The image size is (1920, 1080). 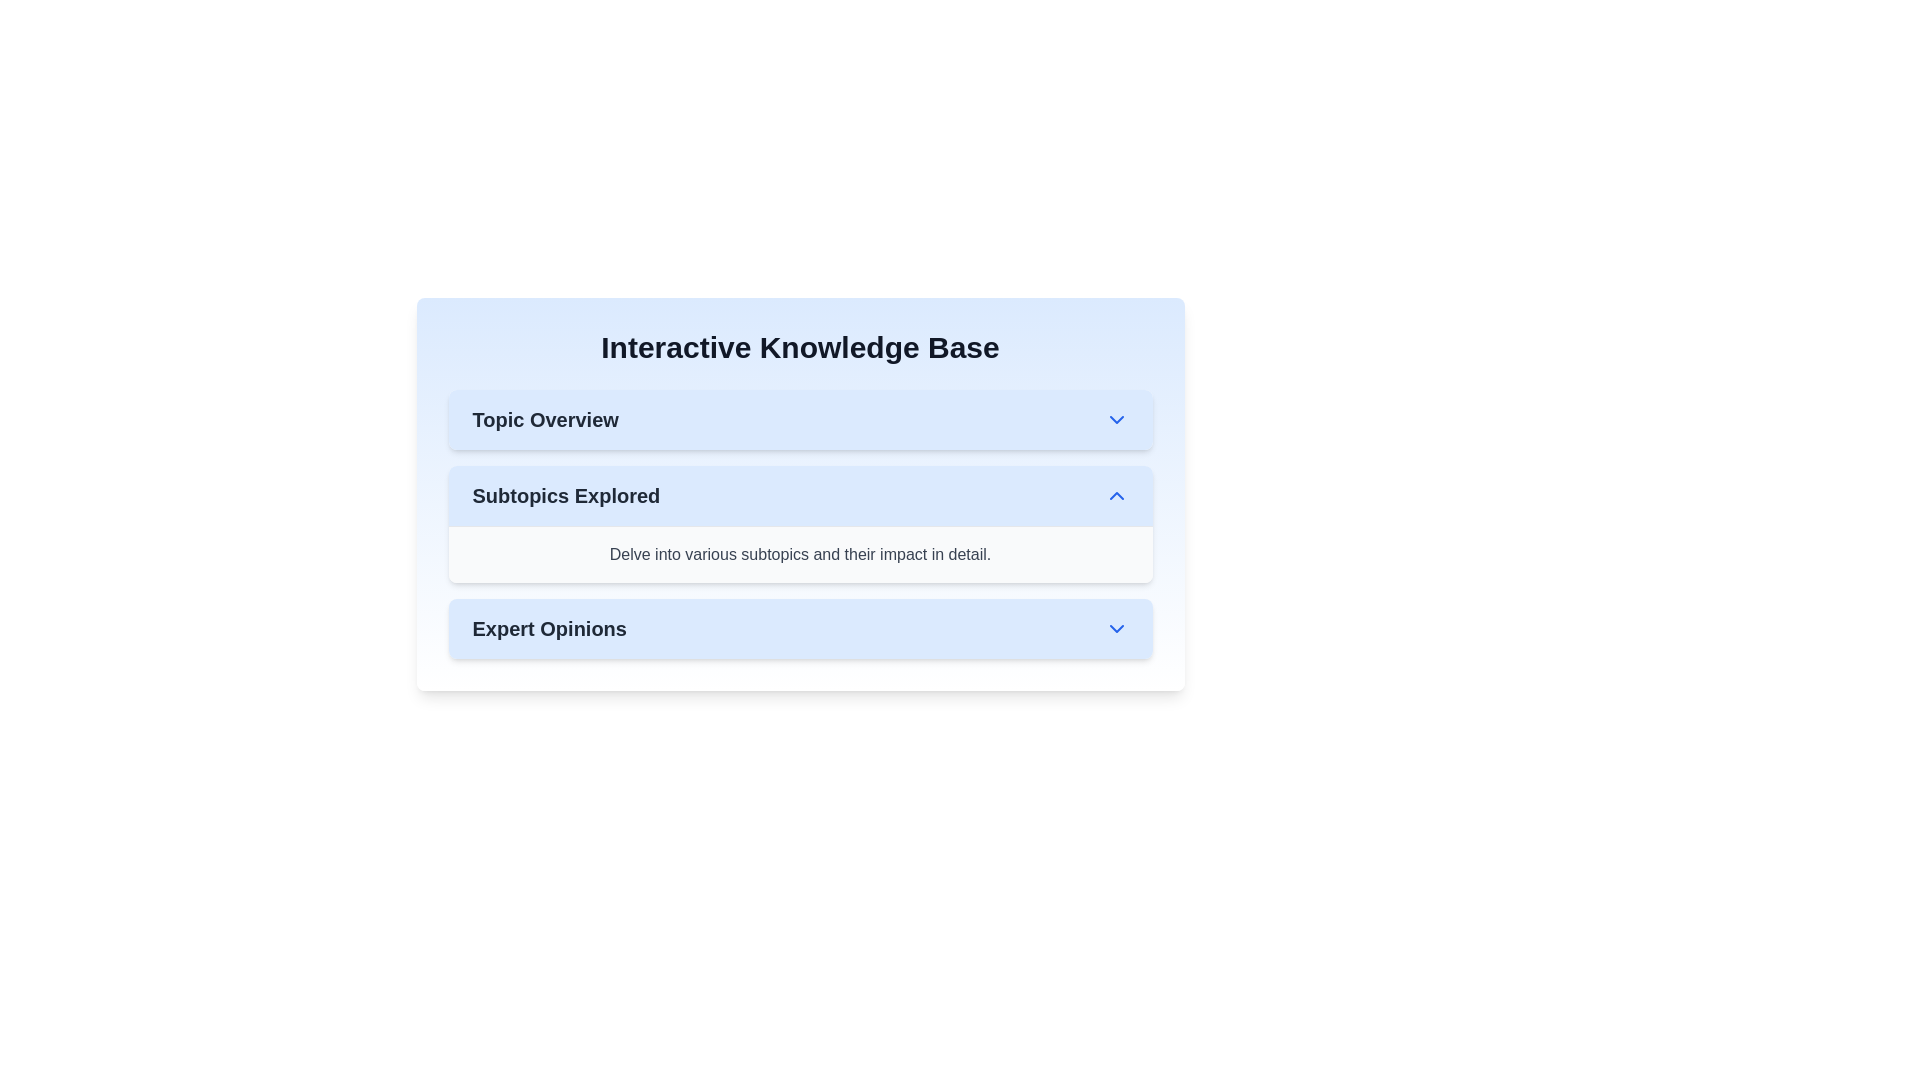 I want to click on the toggle button icon located on the right side of the 'Expert Opinions' section, so click(x=1115, y=627).